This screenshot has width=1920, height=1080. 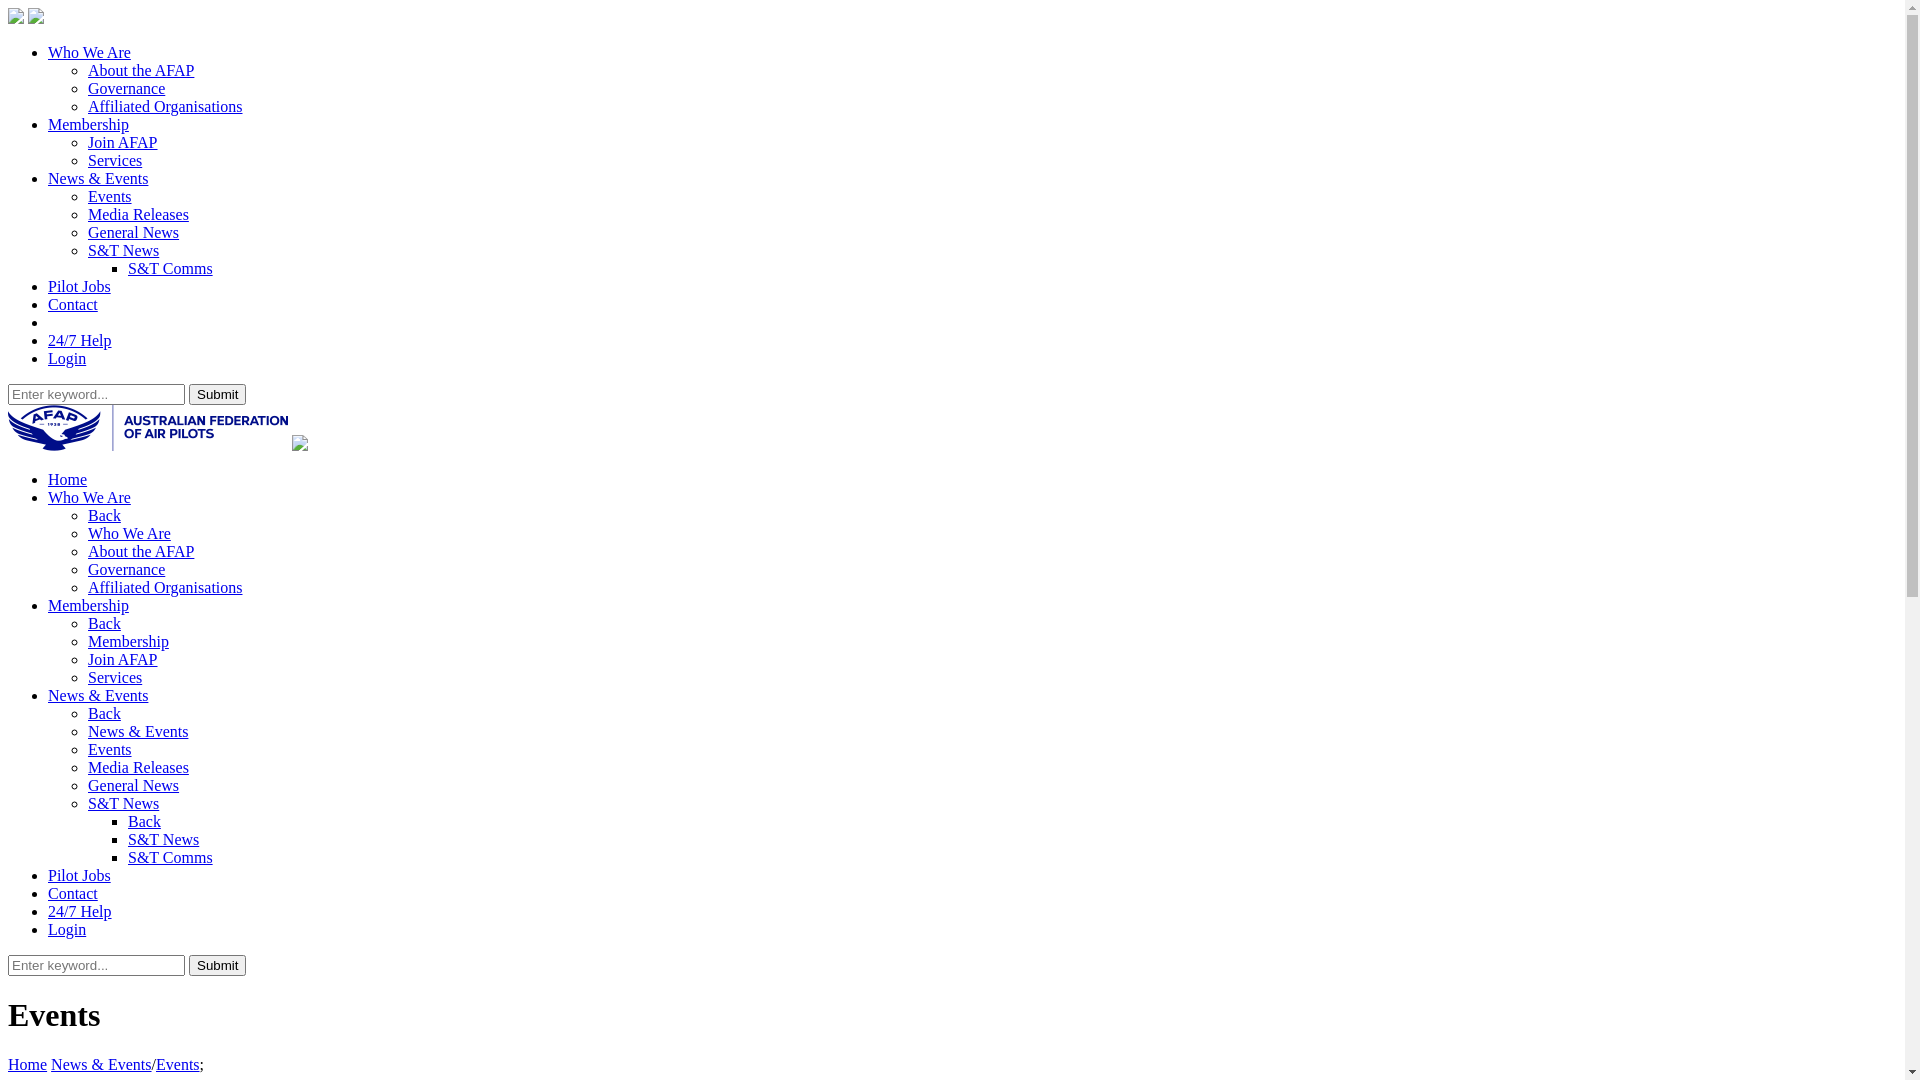 What do you see at coordinates (67, 929) in the screenshot?
I see `'Login'` at bounding box center [67, 929].